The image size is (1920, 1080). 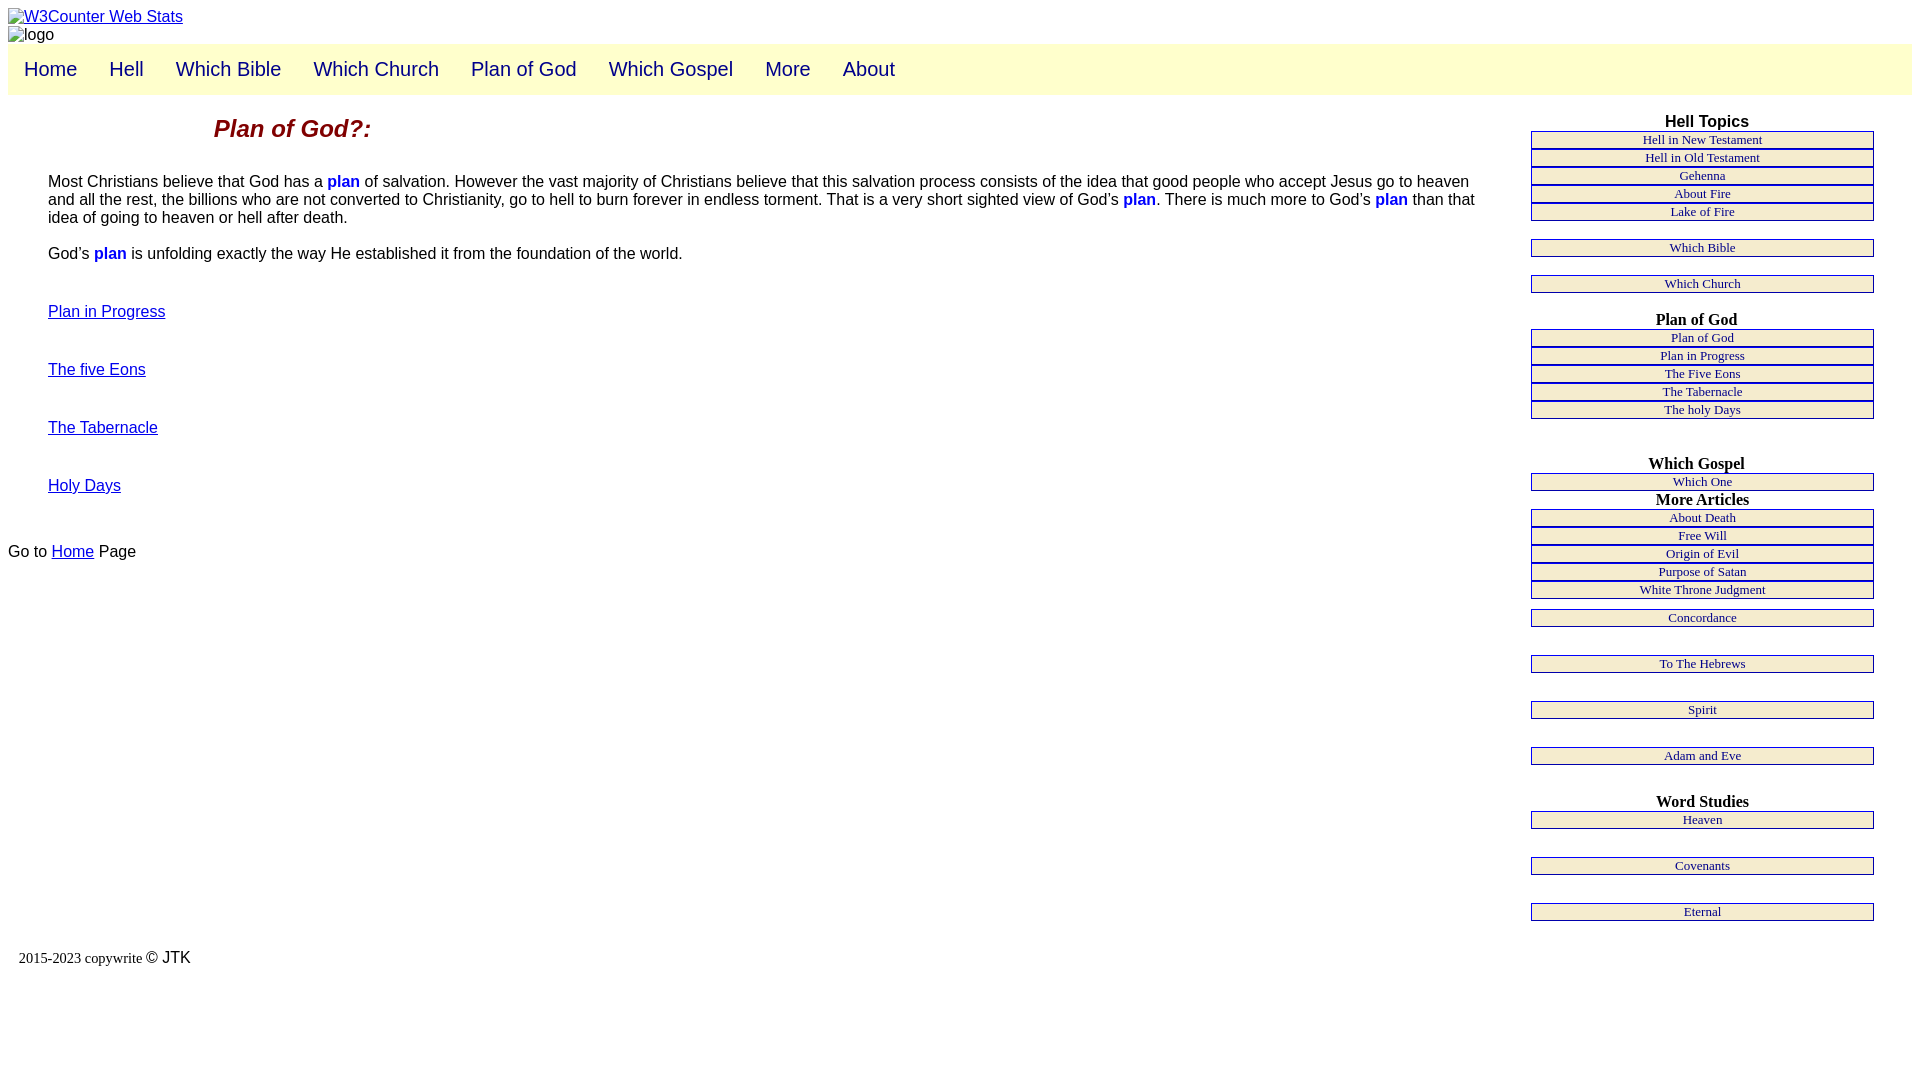 I want to click on 'Spirit', so click(x=1701, y=708).